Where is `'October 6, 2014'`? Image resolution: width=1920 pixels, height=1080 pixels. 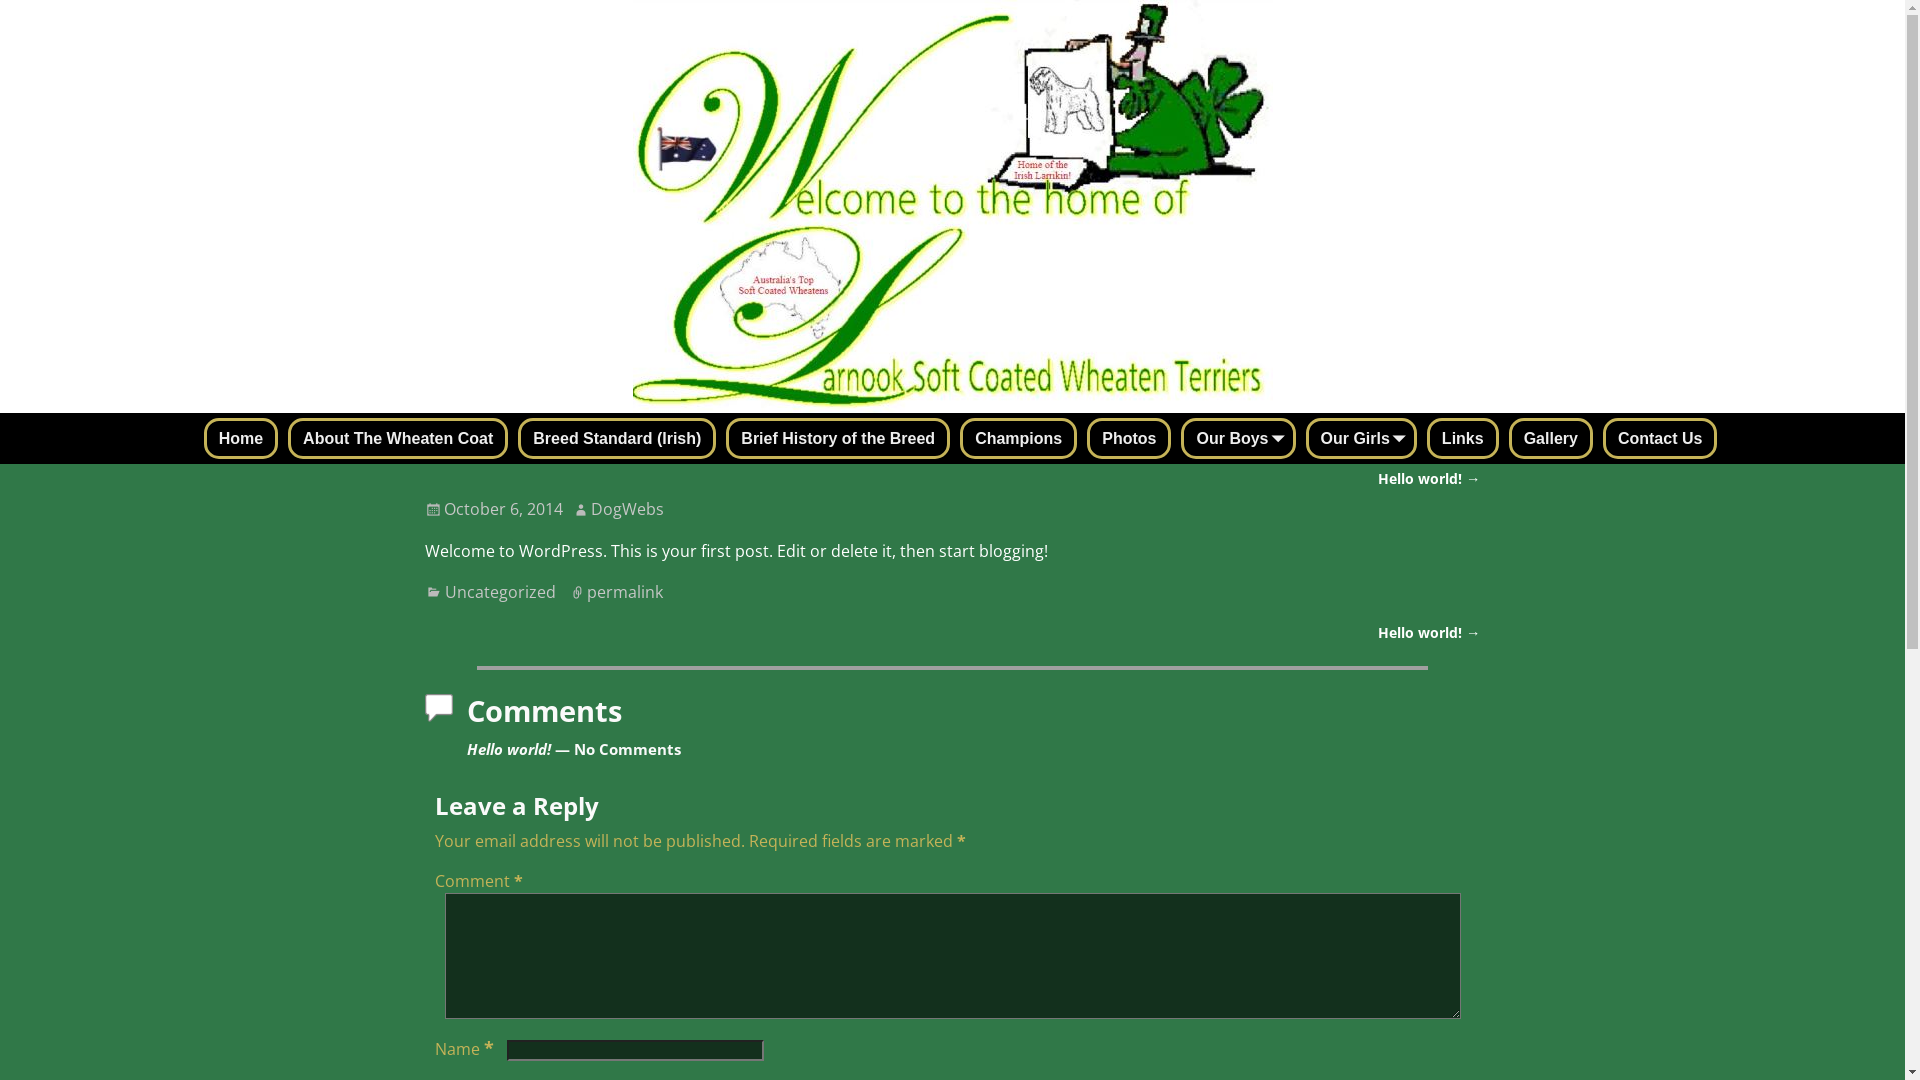
'October 6, 2014' is located at coordinates (493, 508).